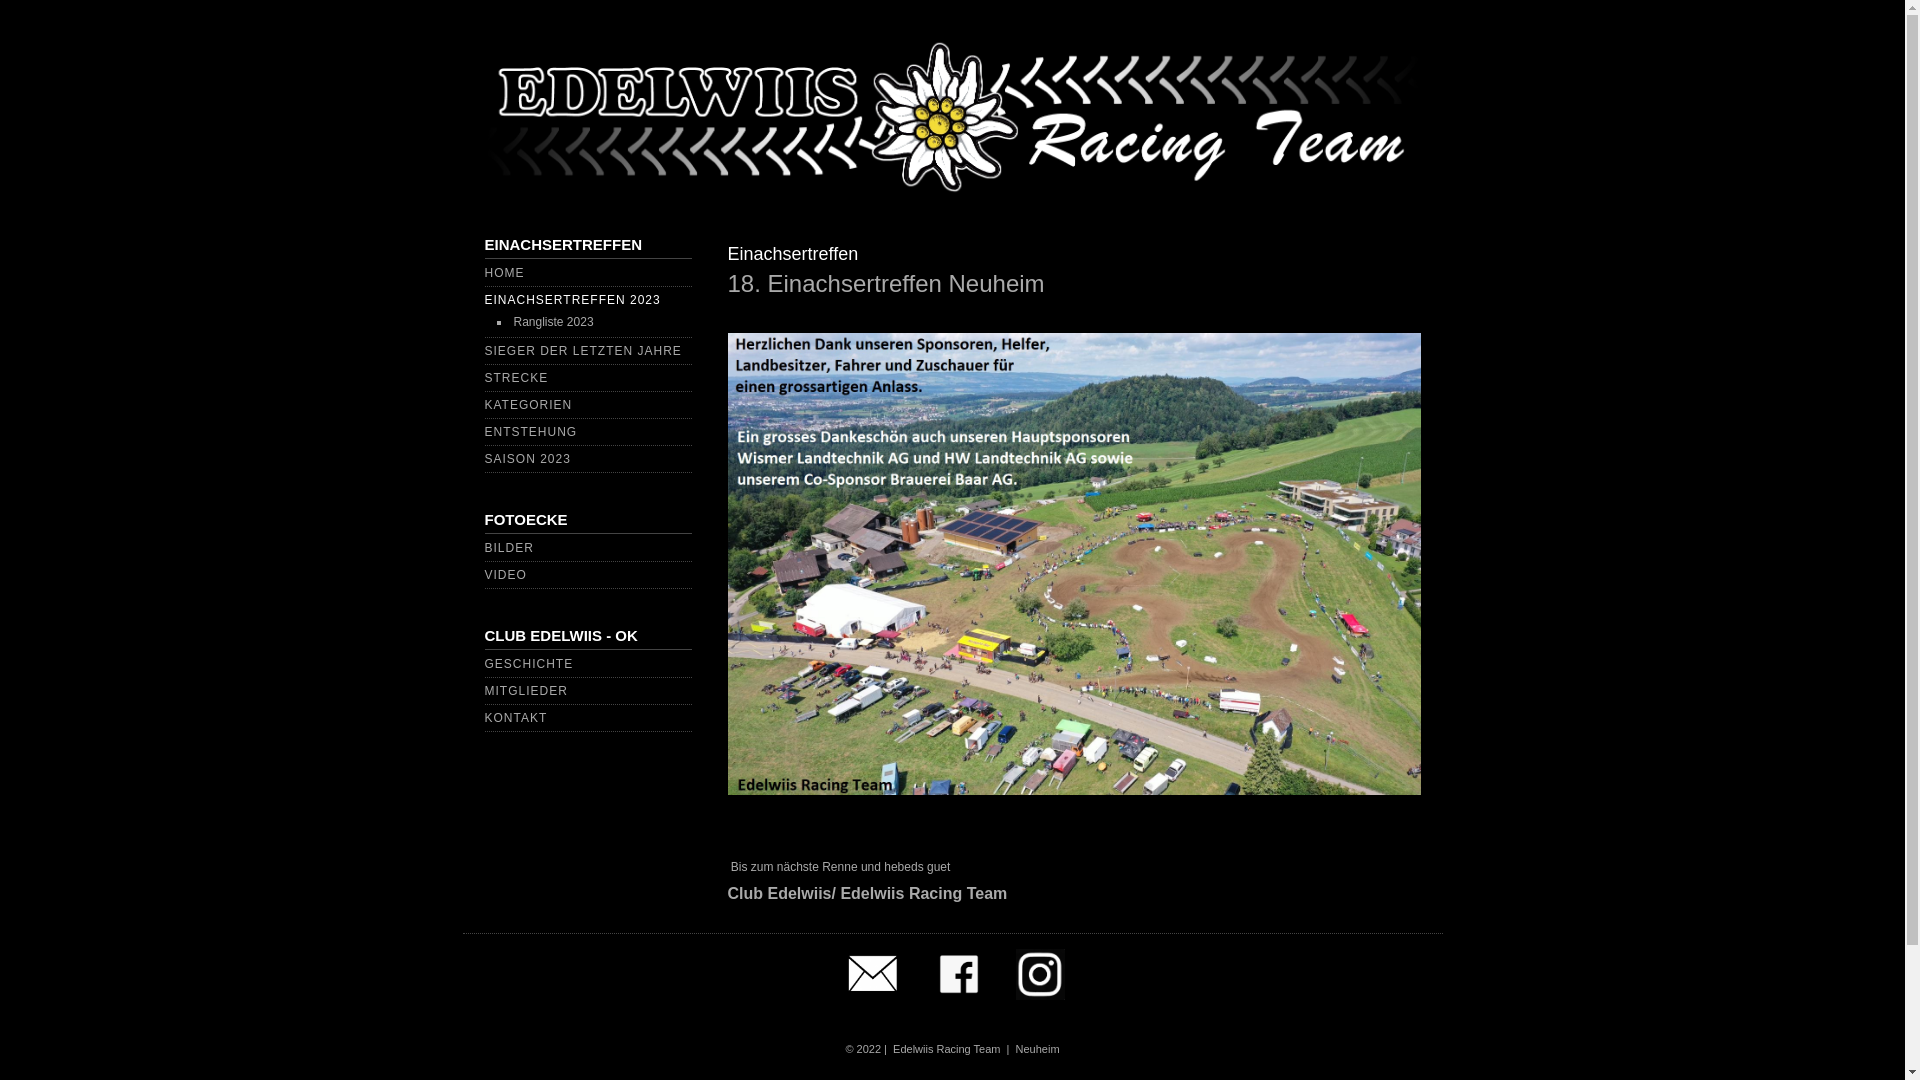 The image size is (1920, 1080). Describe the element at coordinates (484, 716) in the screenshot. I see `'KONTAKT'` at that location.